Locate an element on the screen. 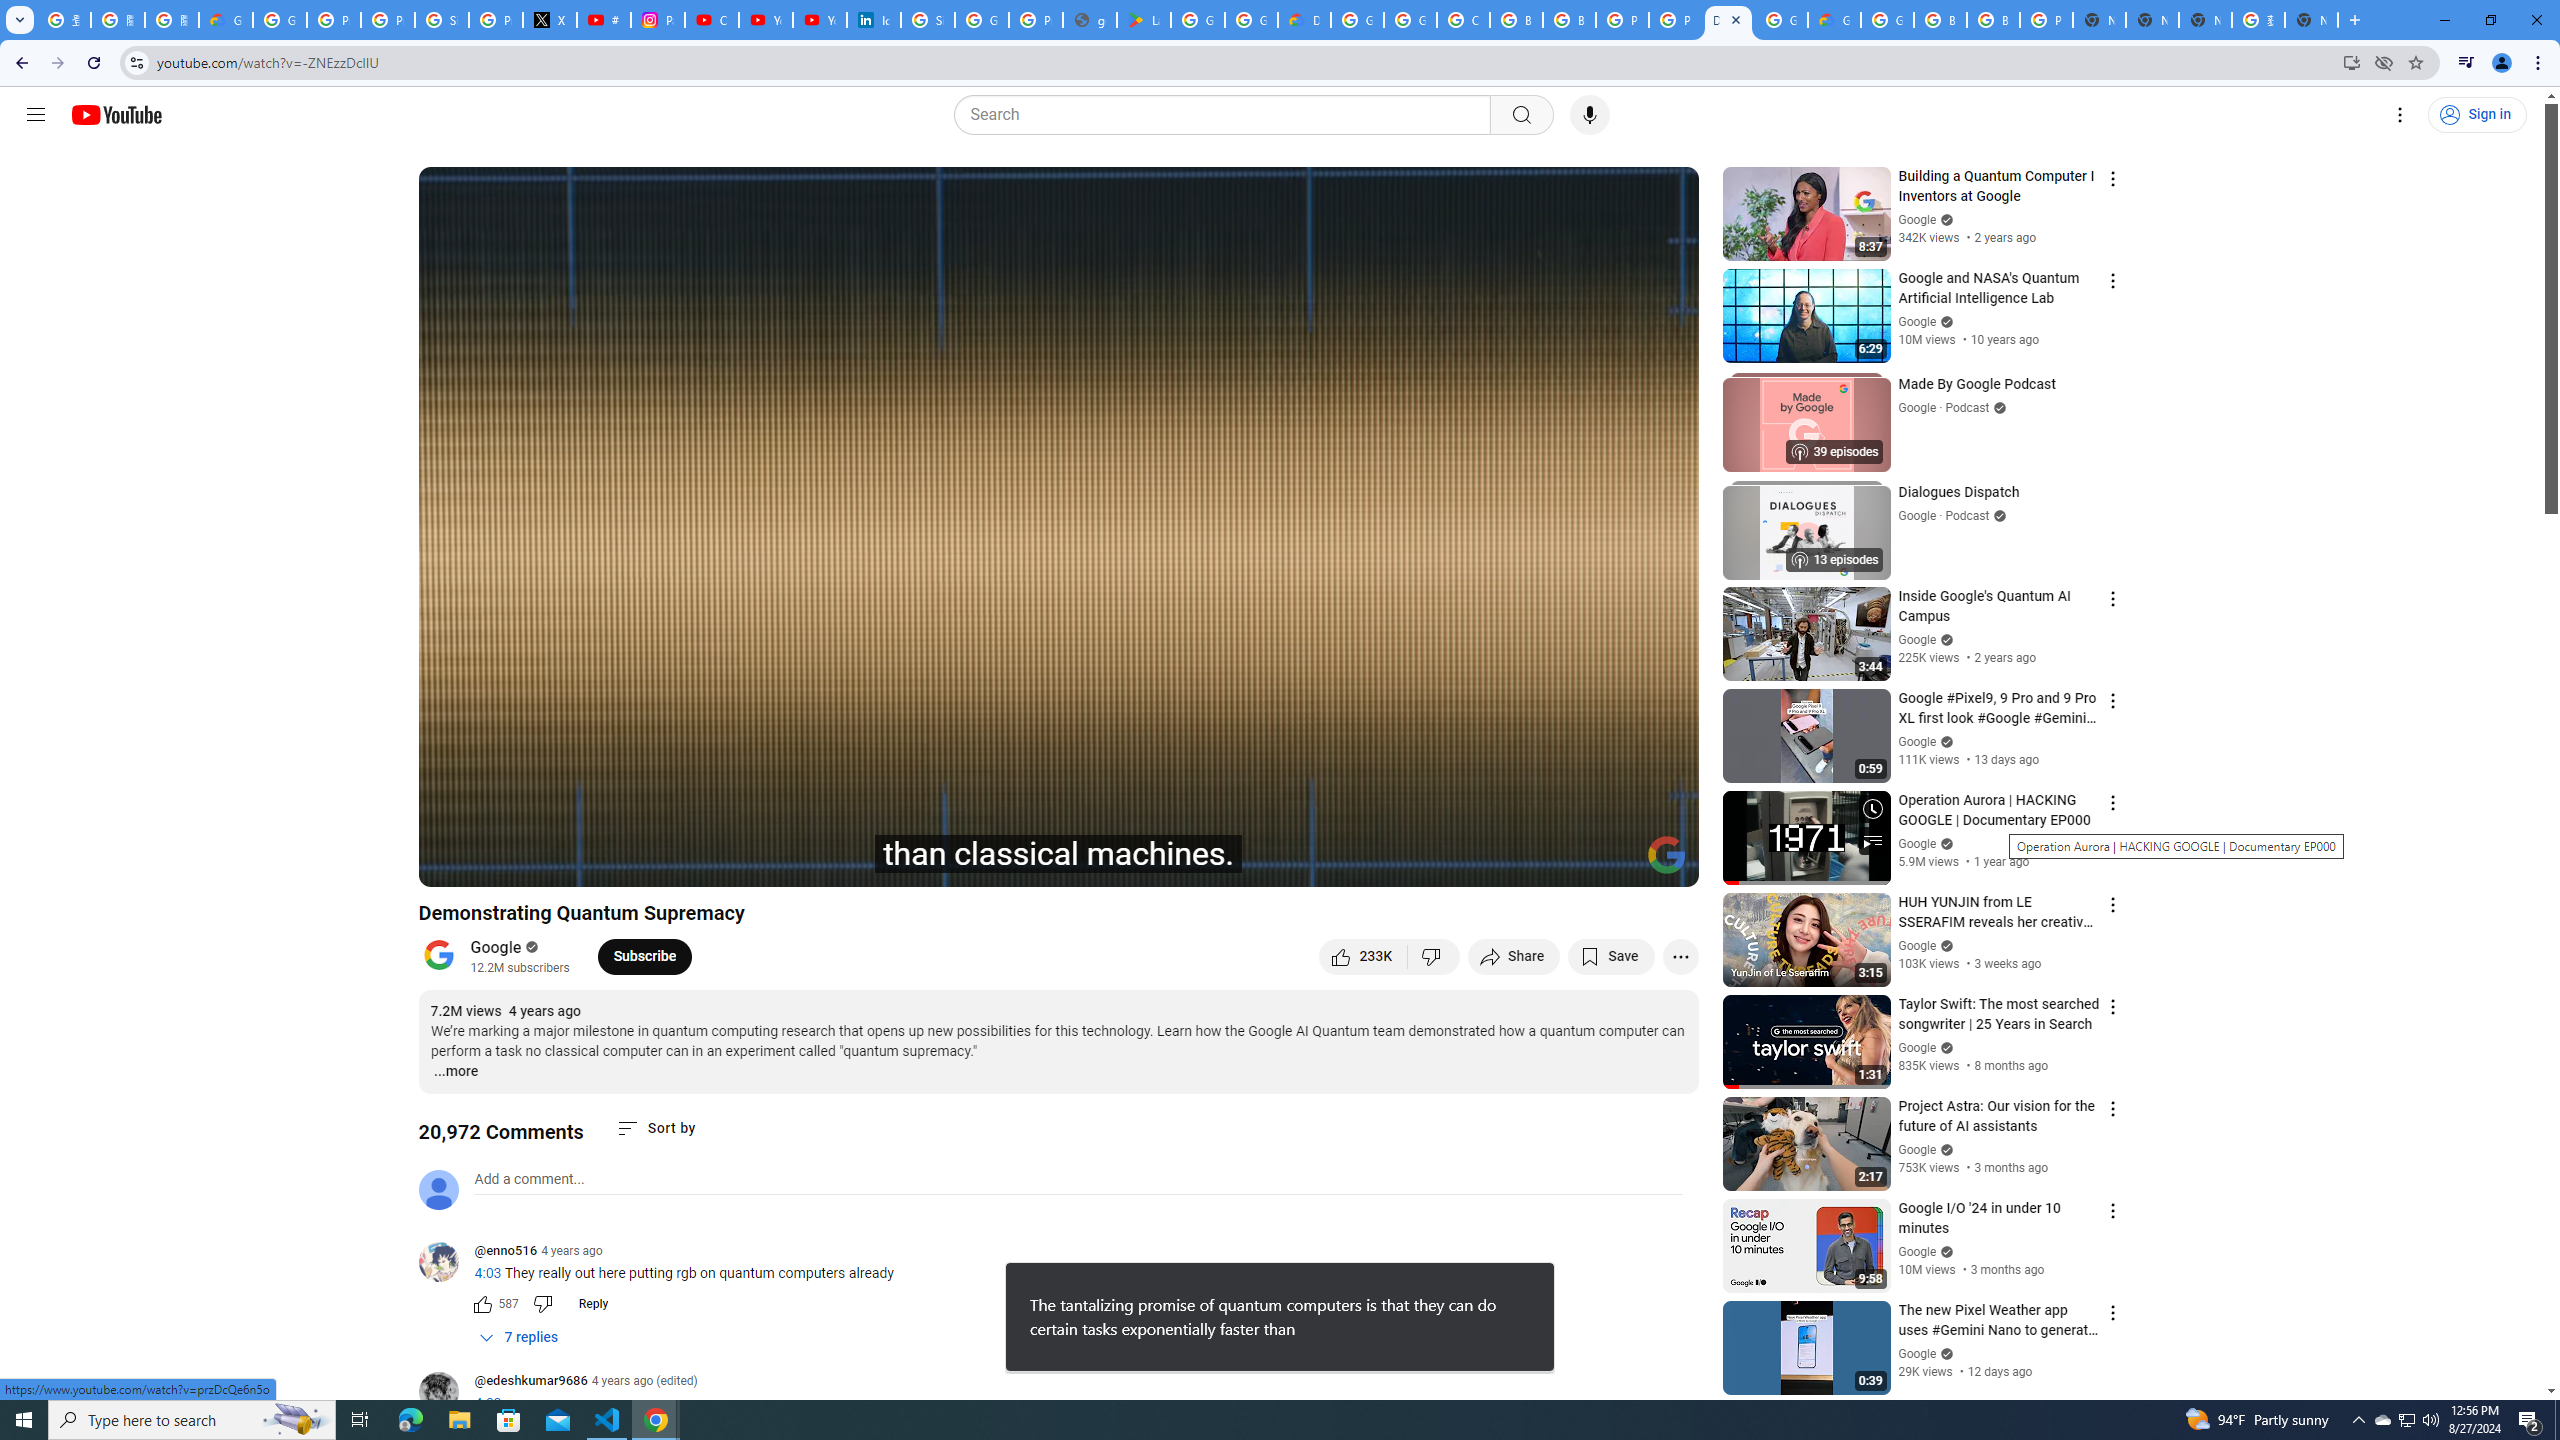  '@enno516' is located at coordinates (505, 1251).